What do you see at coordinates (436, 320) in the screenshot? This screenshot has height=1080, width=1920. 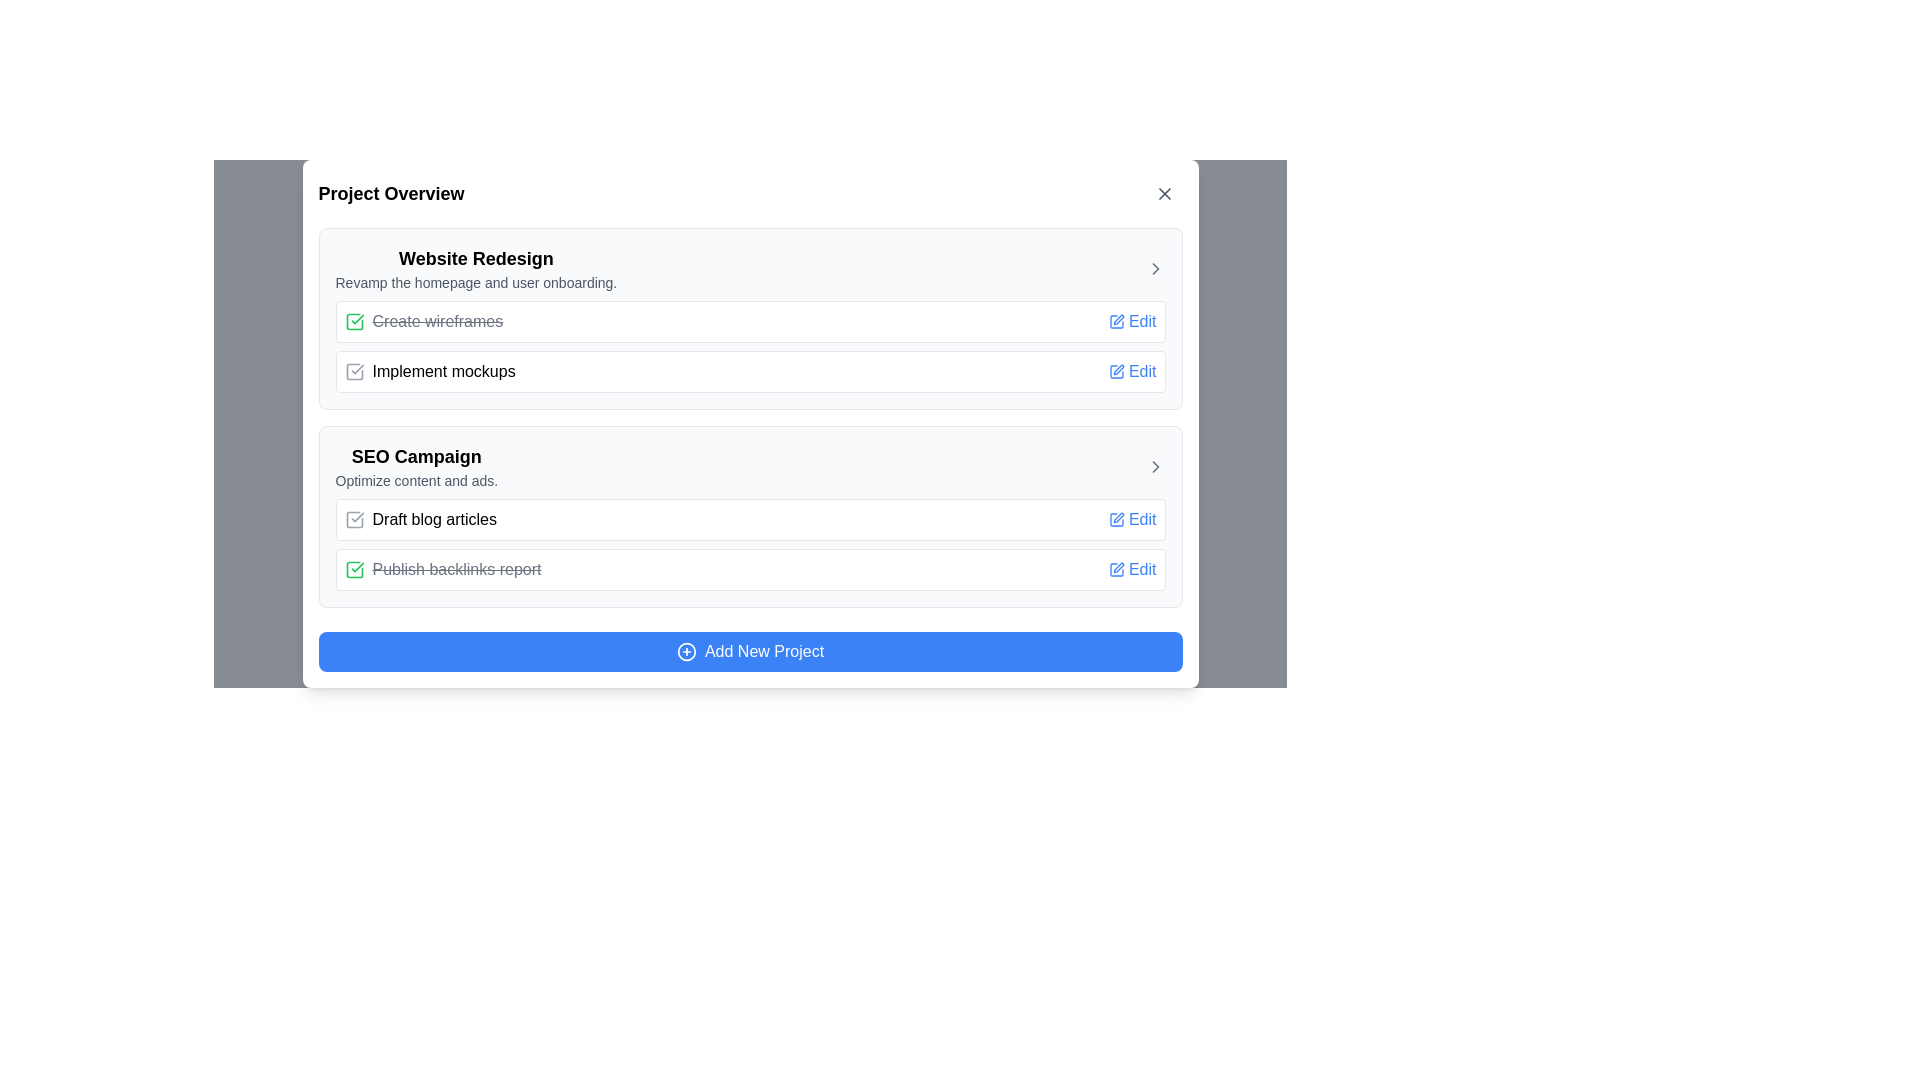 I see `the text label 'Create wireframes' which indicates a completed task in the 'Website Redesign' section` at bounding box center [436, 320].